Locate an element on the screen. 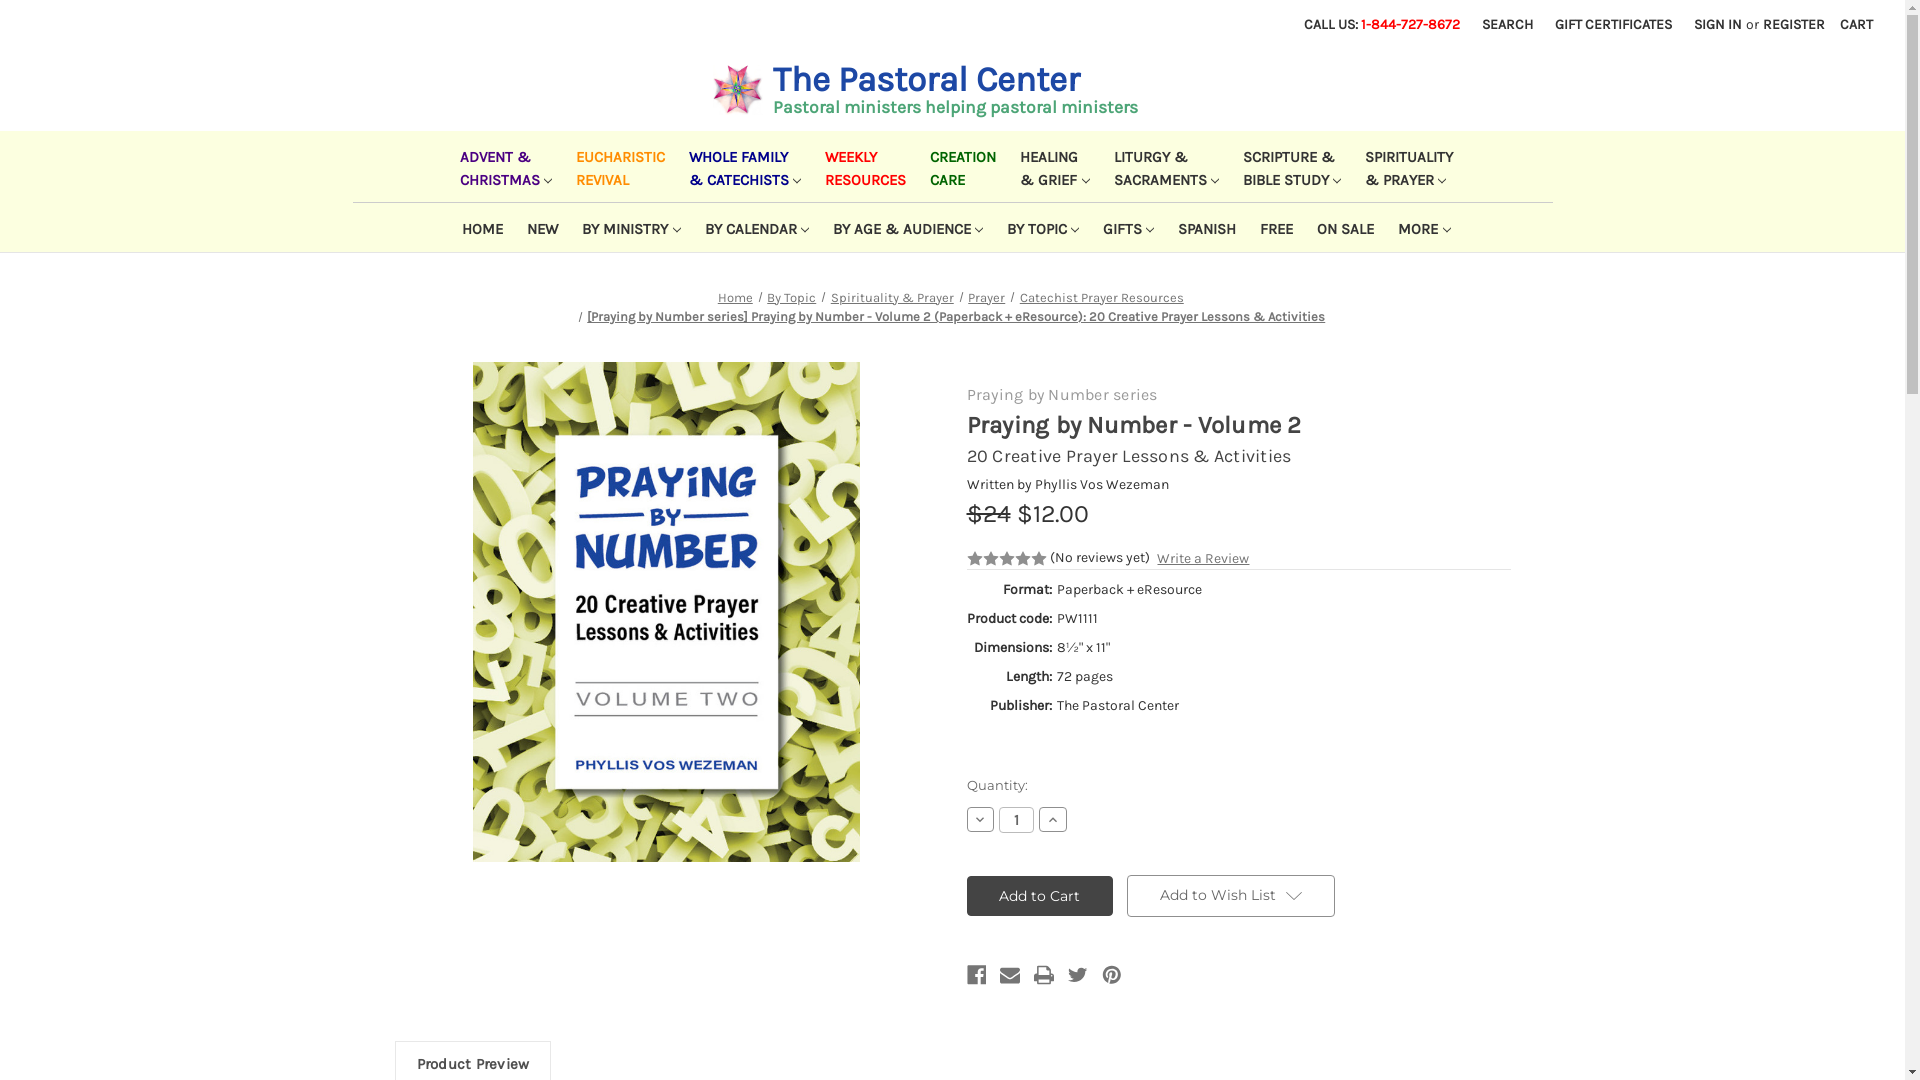 The image size is (1920, 1080). 'Write a Review' is located at coordinates (1202, 558).